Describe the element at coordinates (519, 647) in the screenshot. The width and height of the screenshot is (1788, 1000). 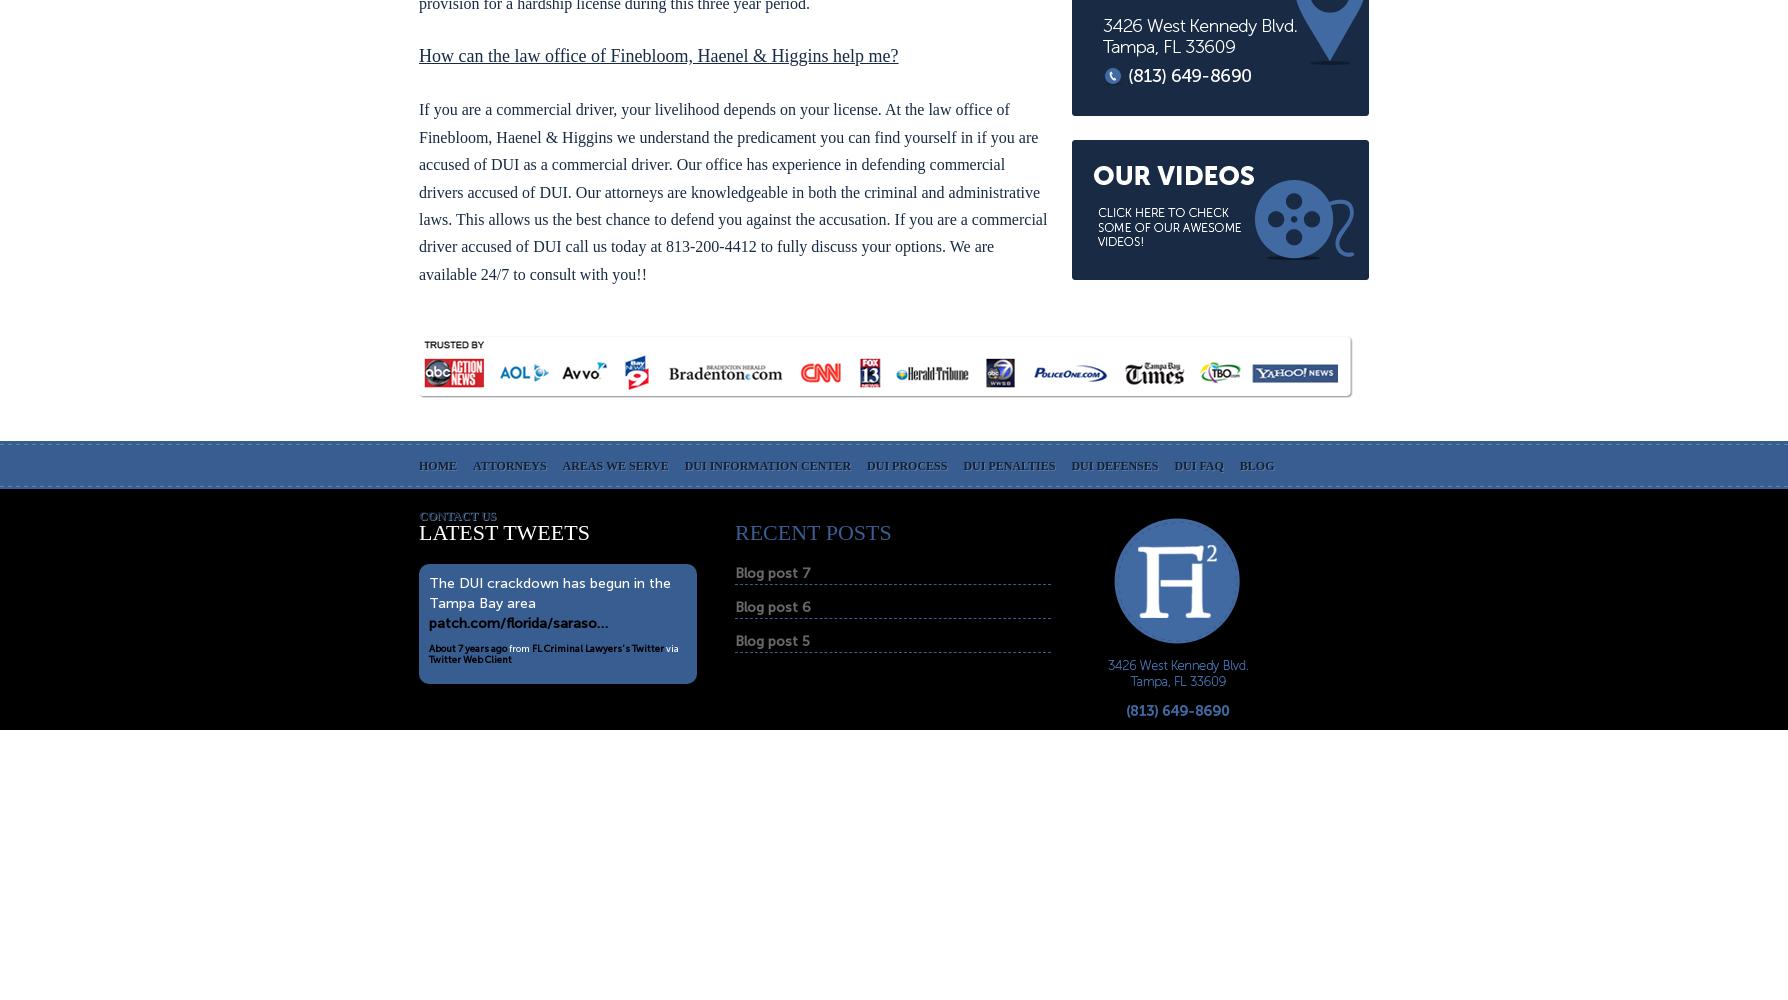
I see `'from'` at that location.